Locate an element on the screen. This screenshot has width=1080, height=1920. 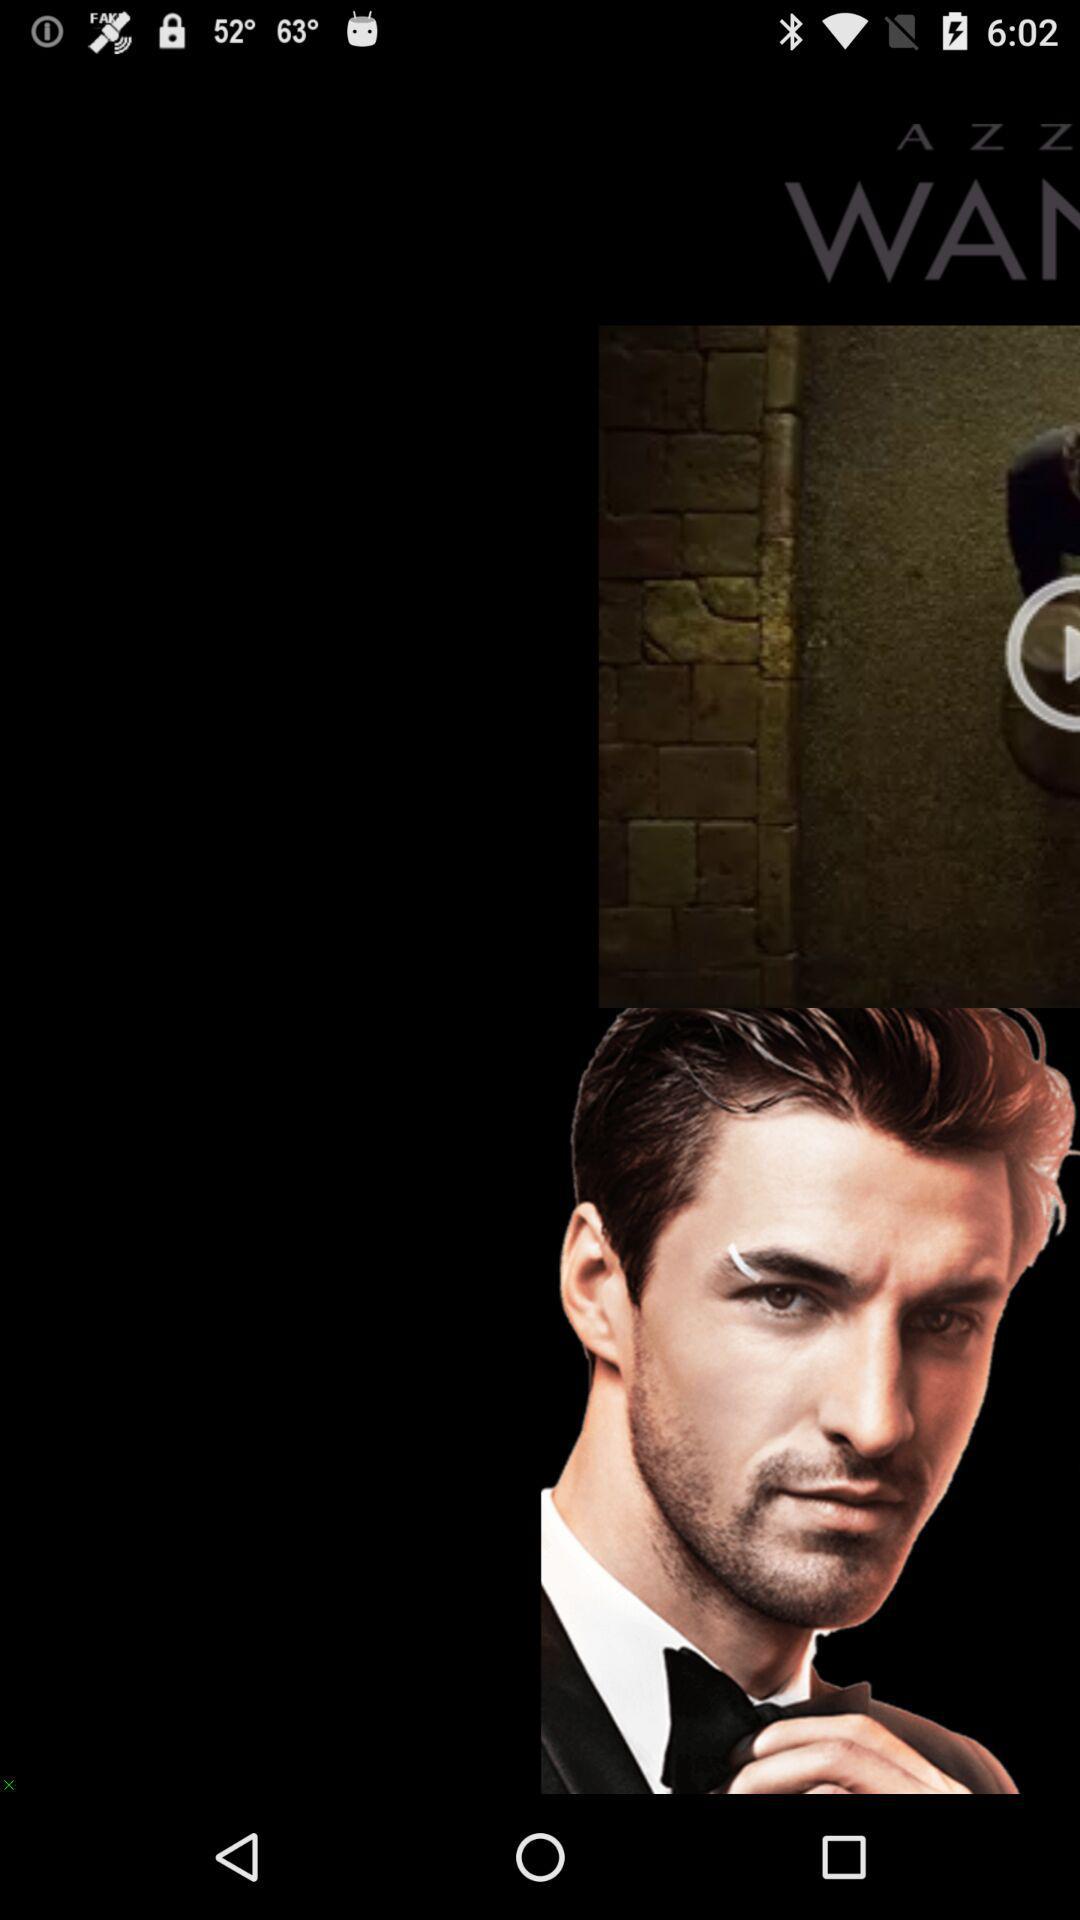
the item at the bottom left corner is located at coordinates (18, 1775).